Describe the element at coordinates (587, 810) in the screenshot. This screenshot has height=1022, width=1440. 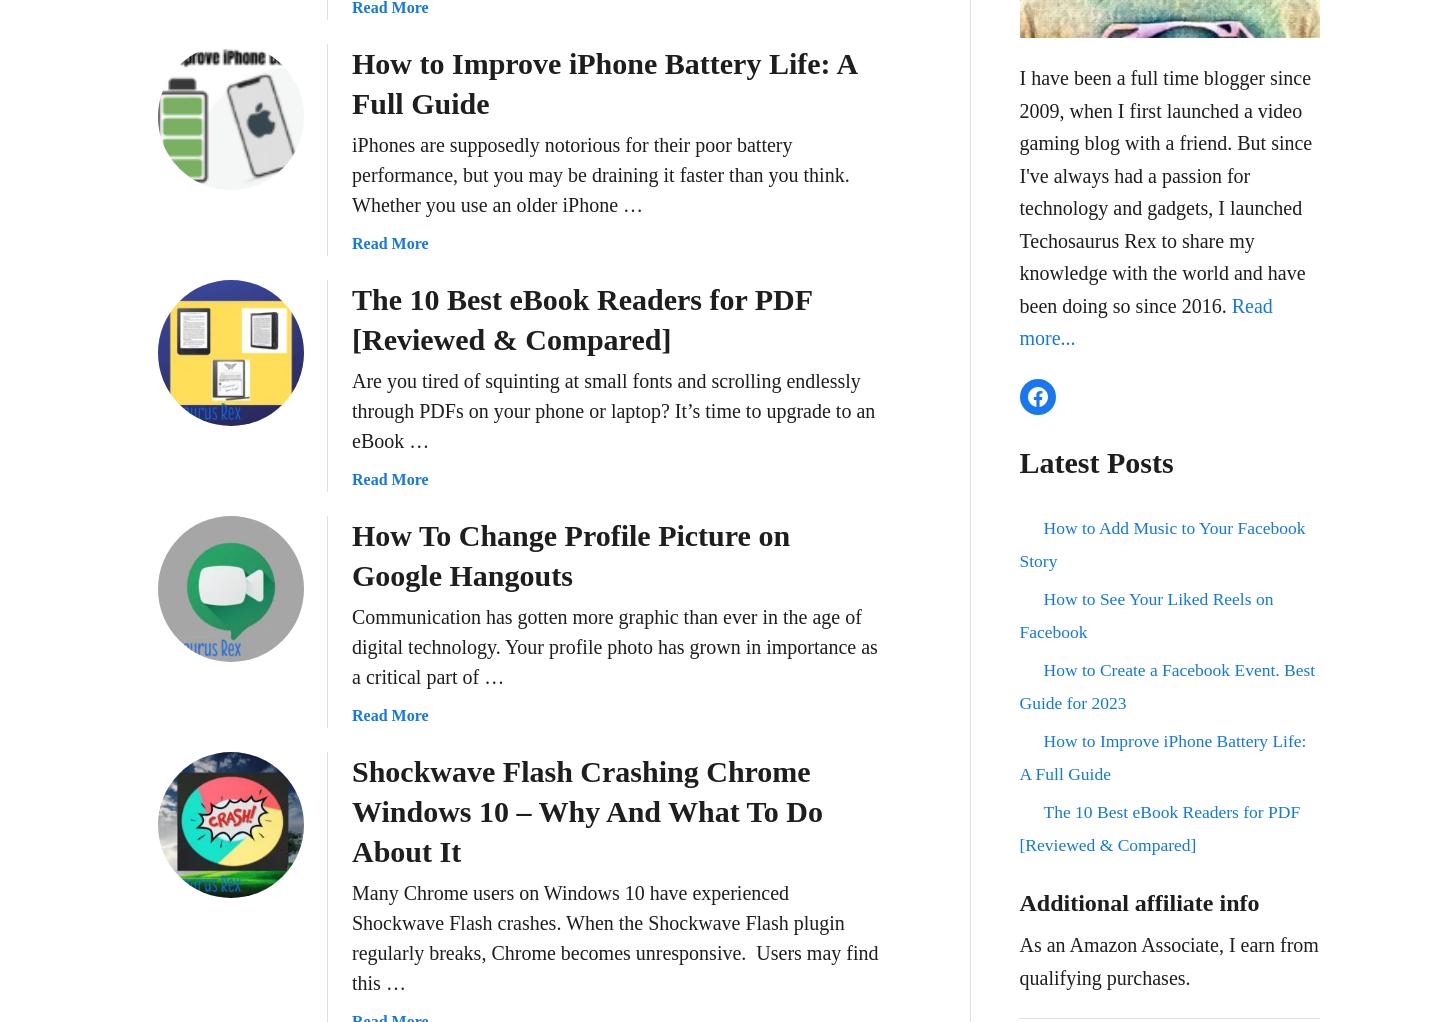
I see `'Shockwave Flash Crashing Chrome Windows 10 – Why And What To Do About It'` at that location.